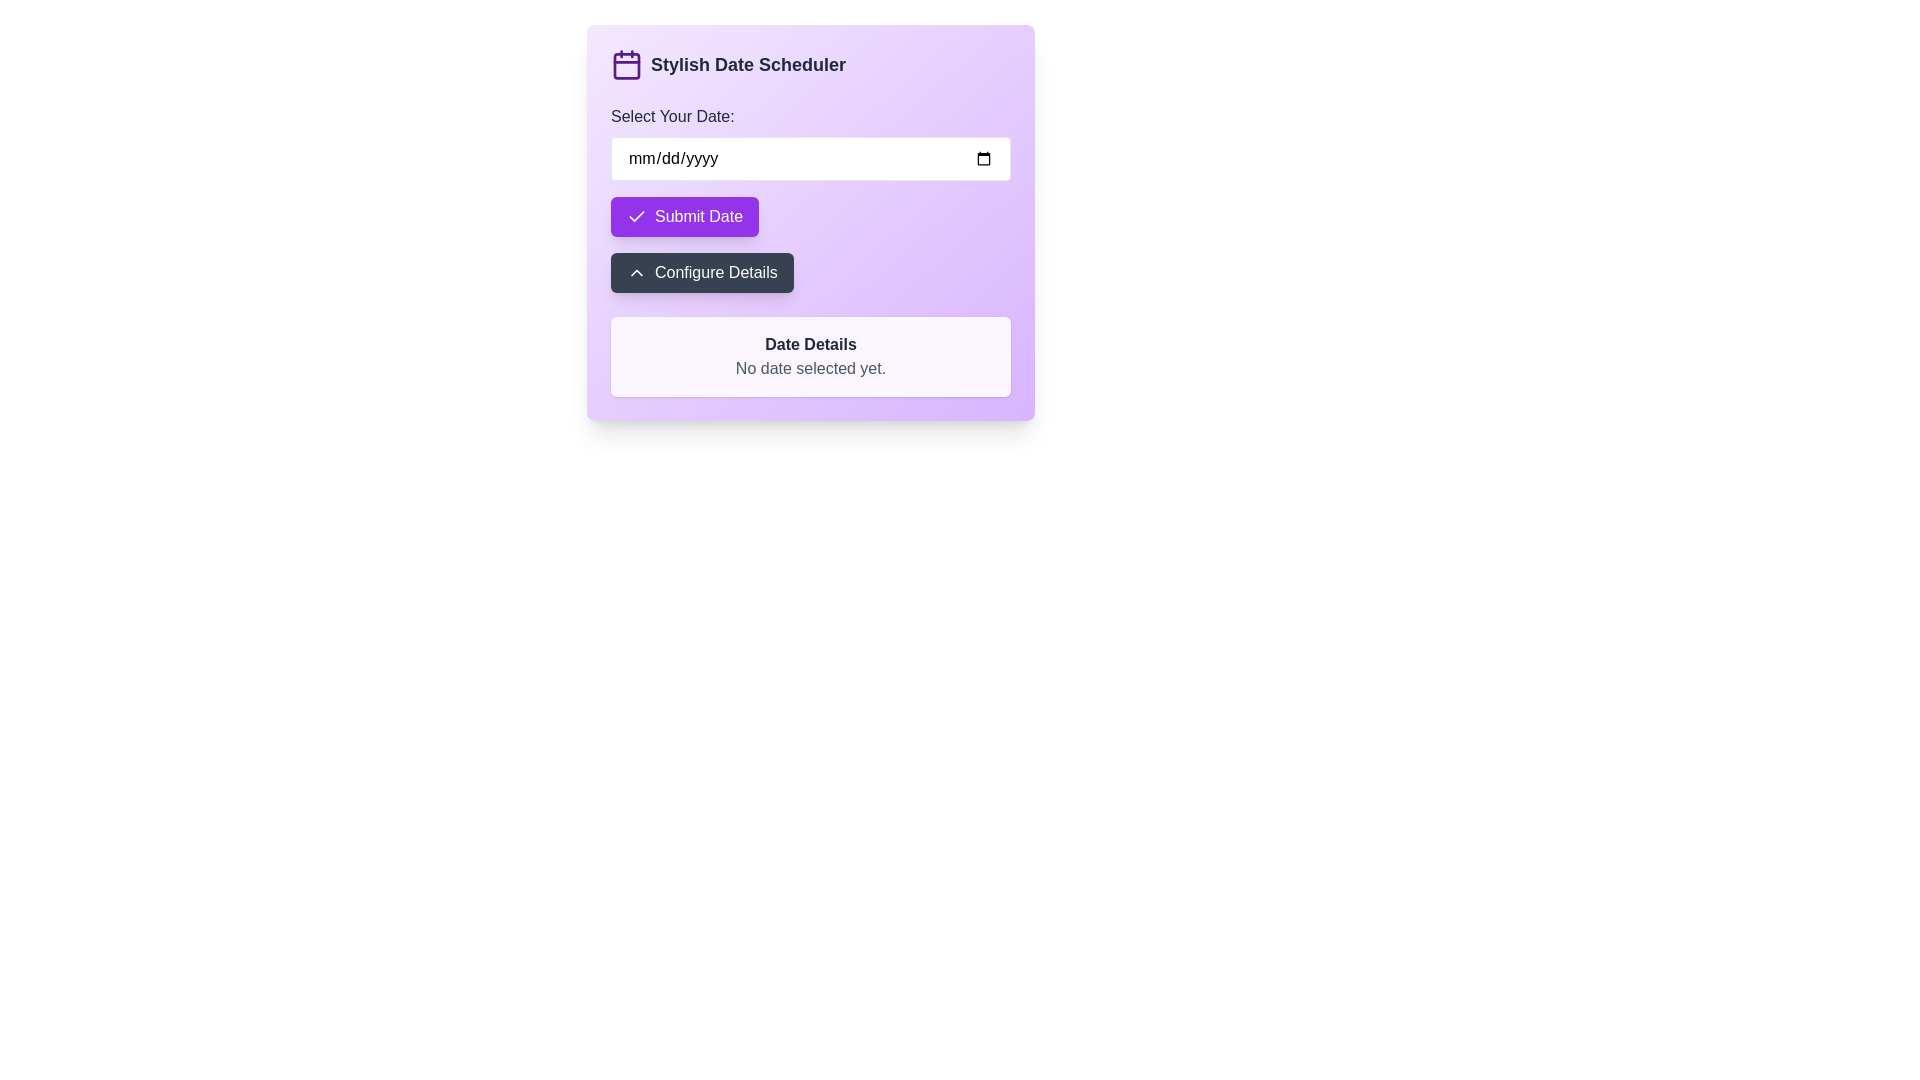 This screenshot has width=1920, height=1080. What do you see at coordinates (811, 64) in the screenshot?
I see `the heading element that indicates the purpose of the date scheduler` at bounding box center [811, 64].